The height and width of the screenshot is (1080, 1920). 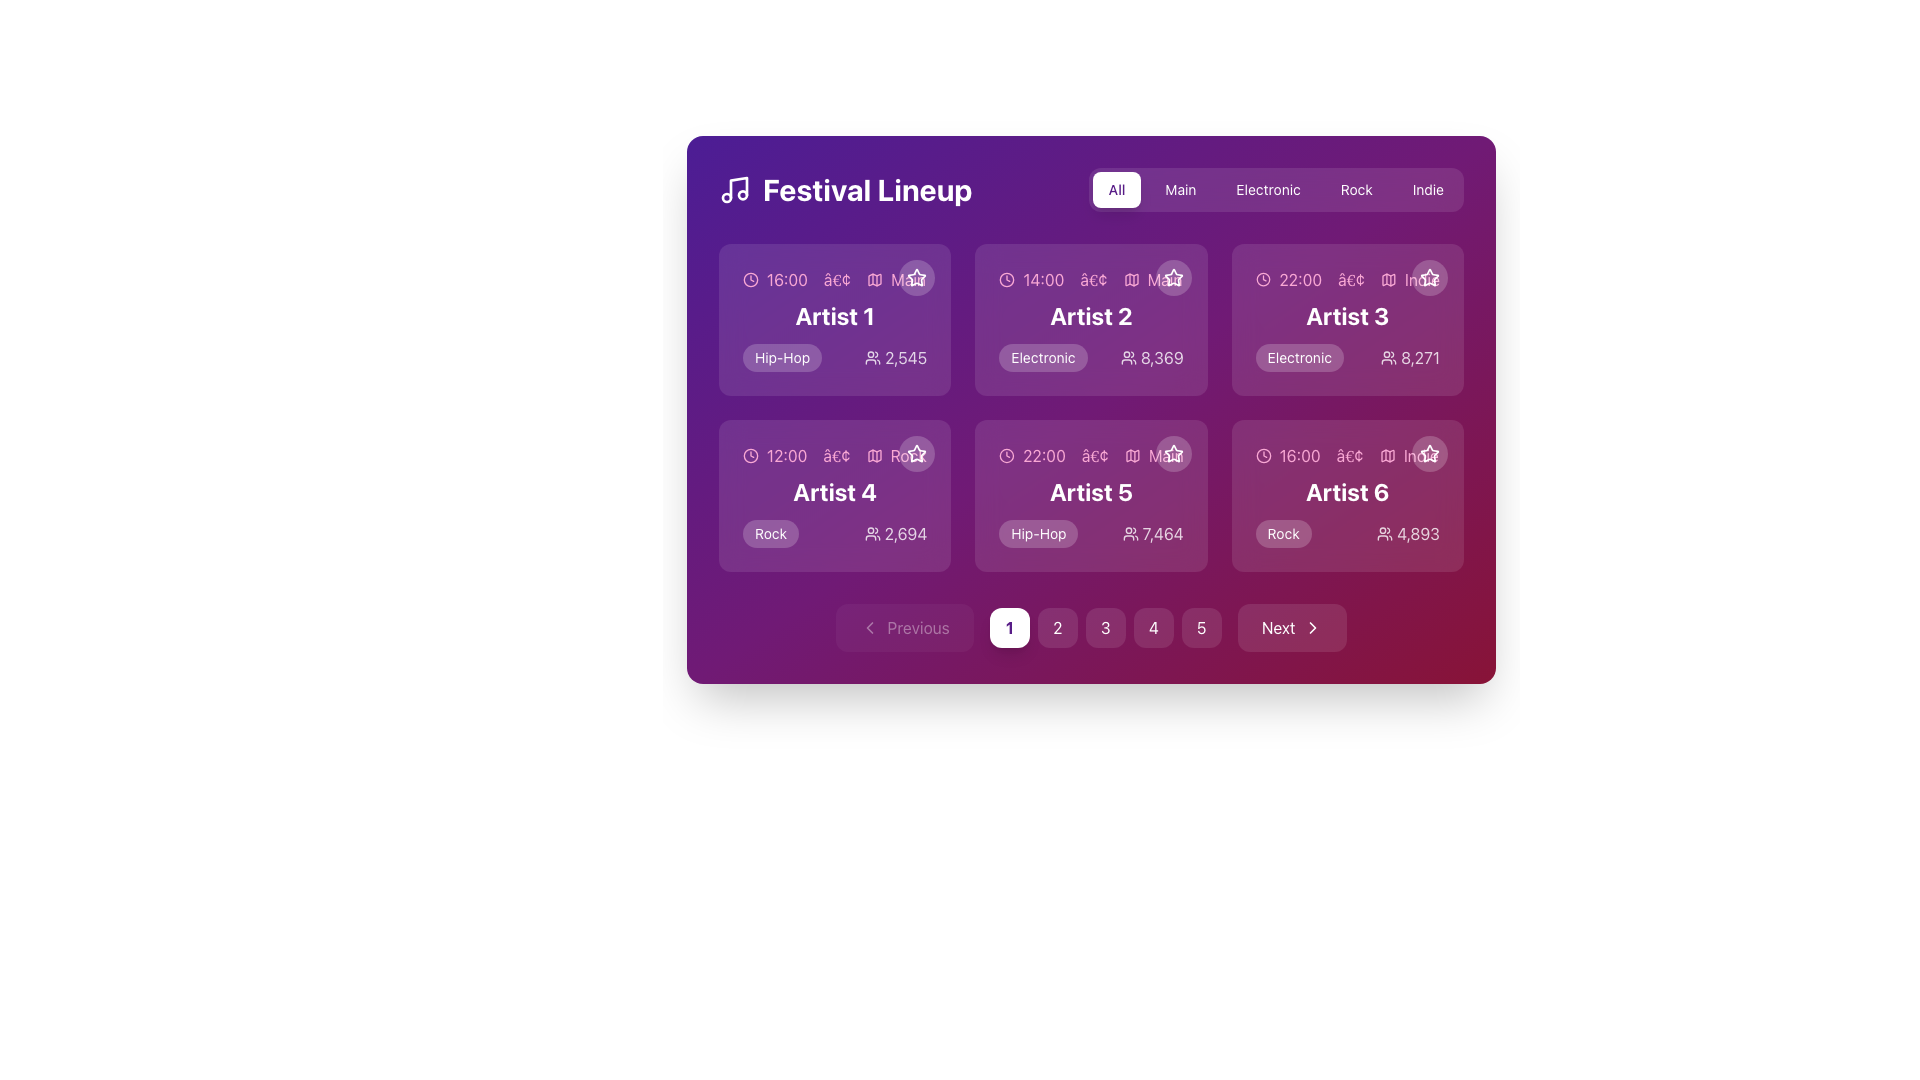 I want to click on the graphical representation of the Map Icon located at the bottom right of the 'Artist 6' card, which is in the last row and last column of the grid, positioned to the right of a bullet point and before the text label 'Indie', so click(x=1386, y=455).